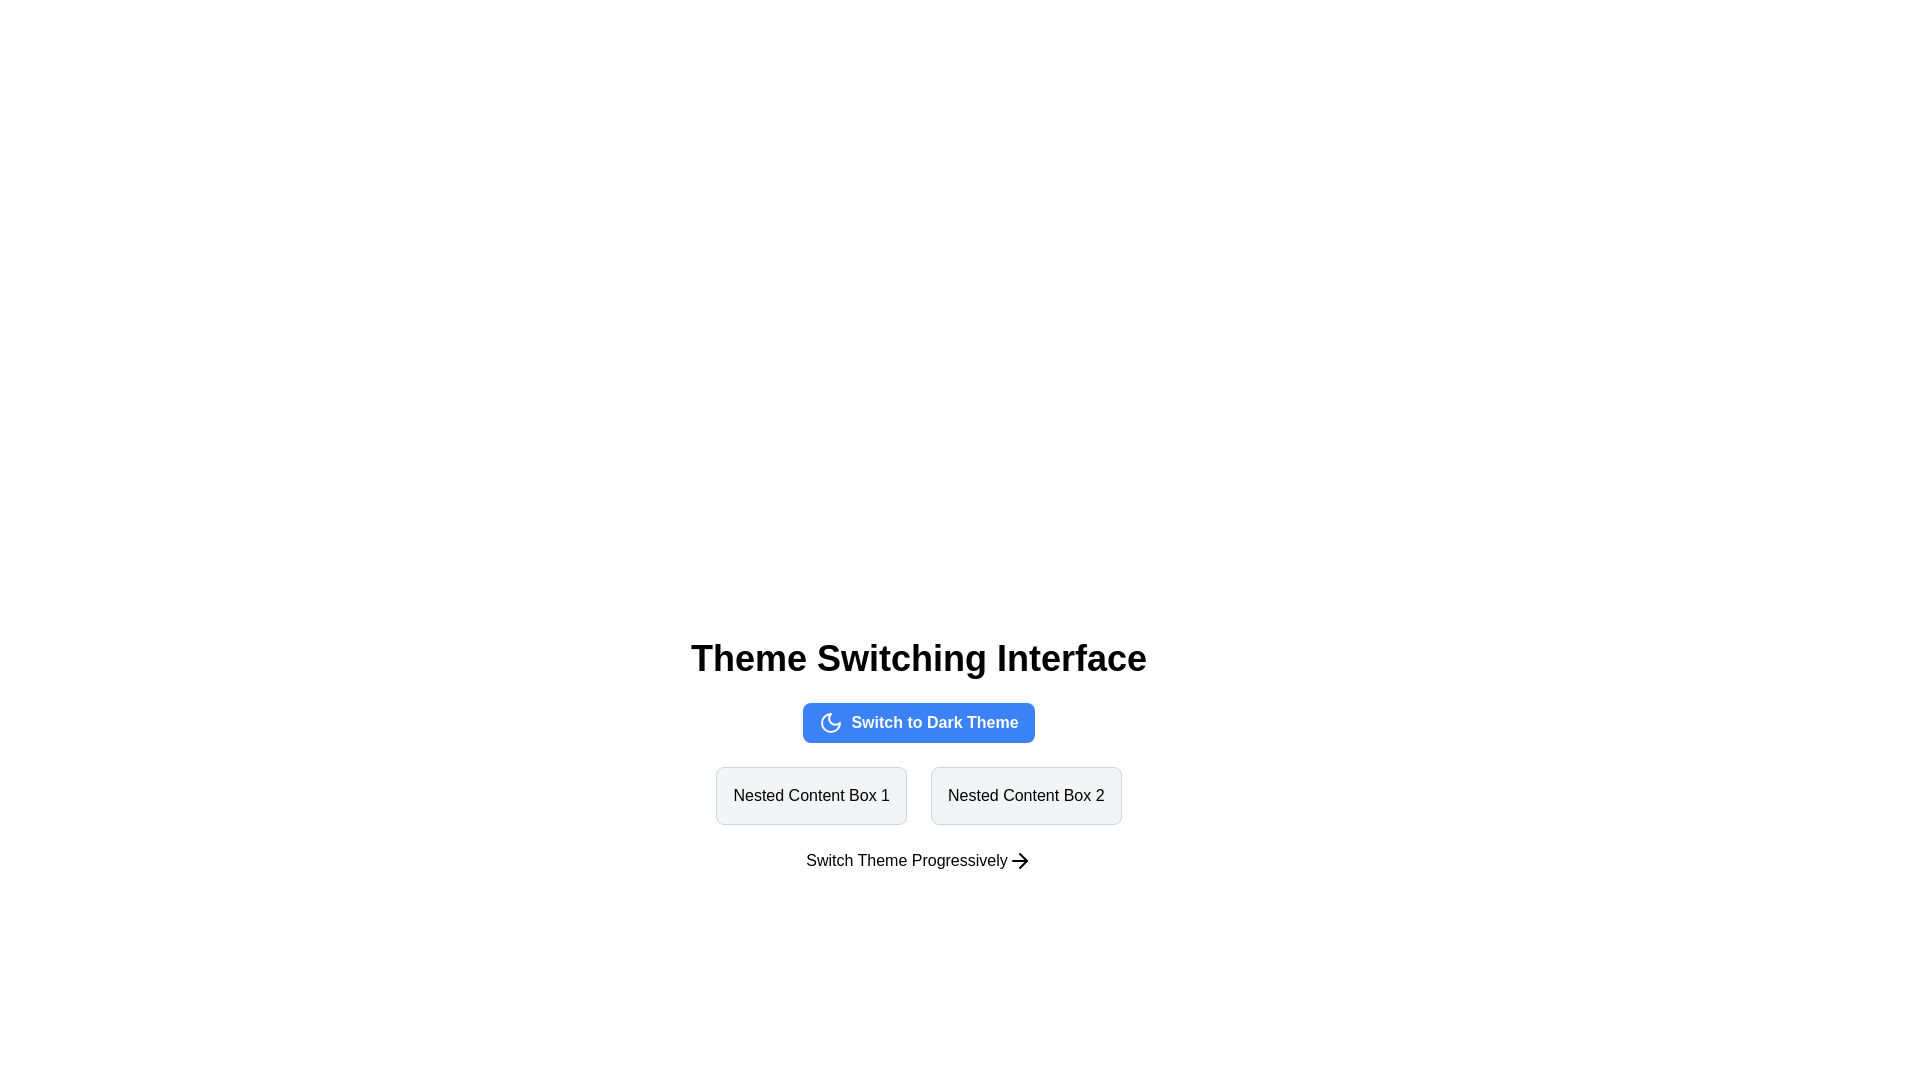  Describe the element at coordinates (917, 859) in the screenshot. I see `the 'Switch Theme Progressively' text and rightward arrow icon group` at that location.